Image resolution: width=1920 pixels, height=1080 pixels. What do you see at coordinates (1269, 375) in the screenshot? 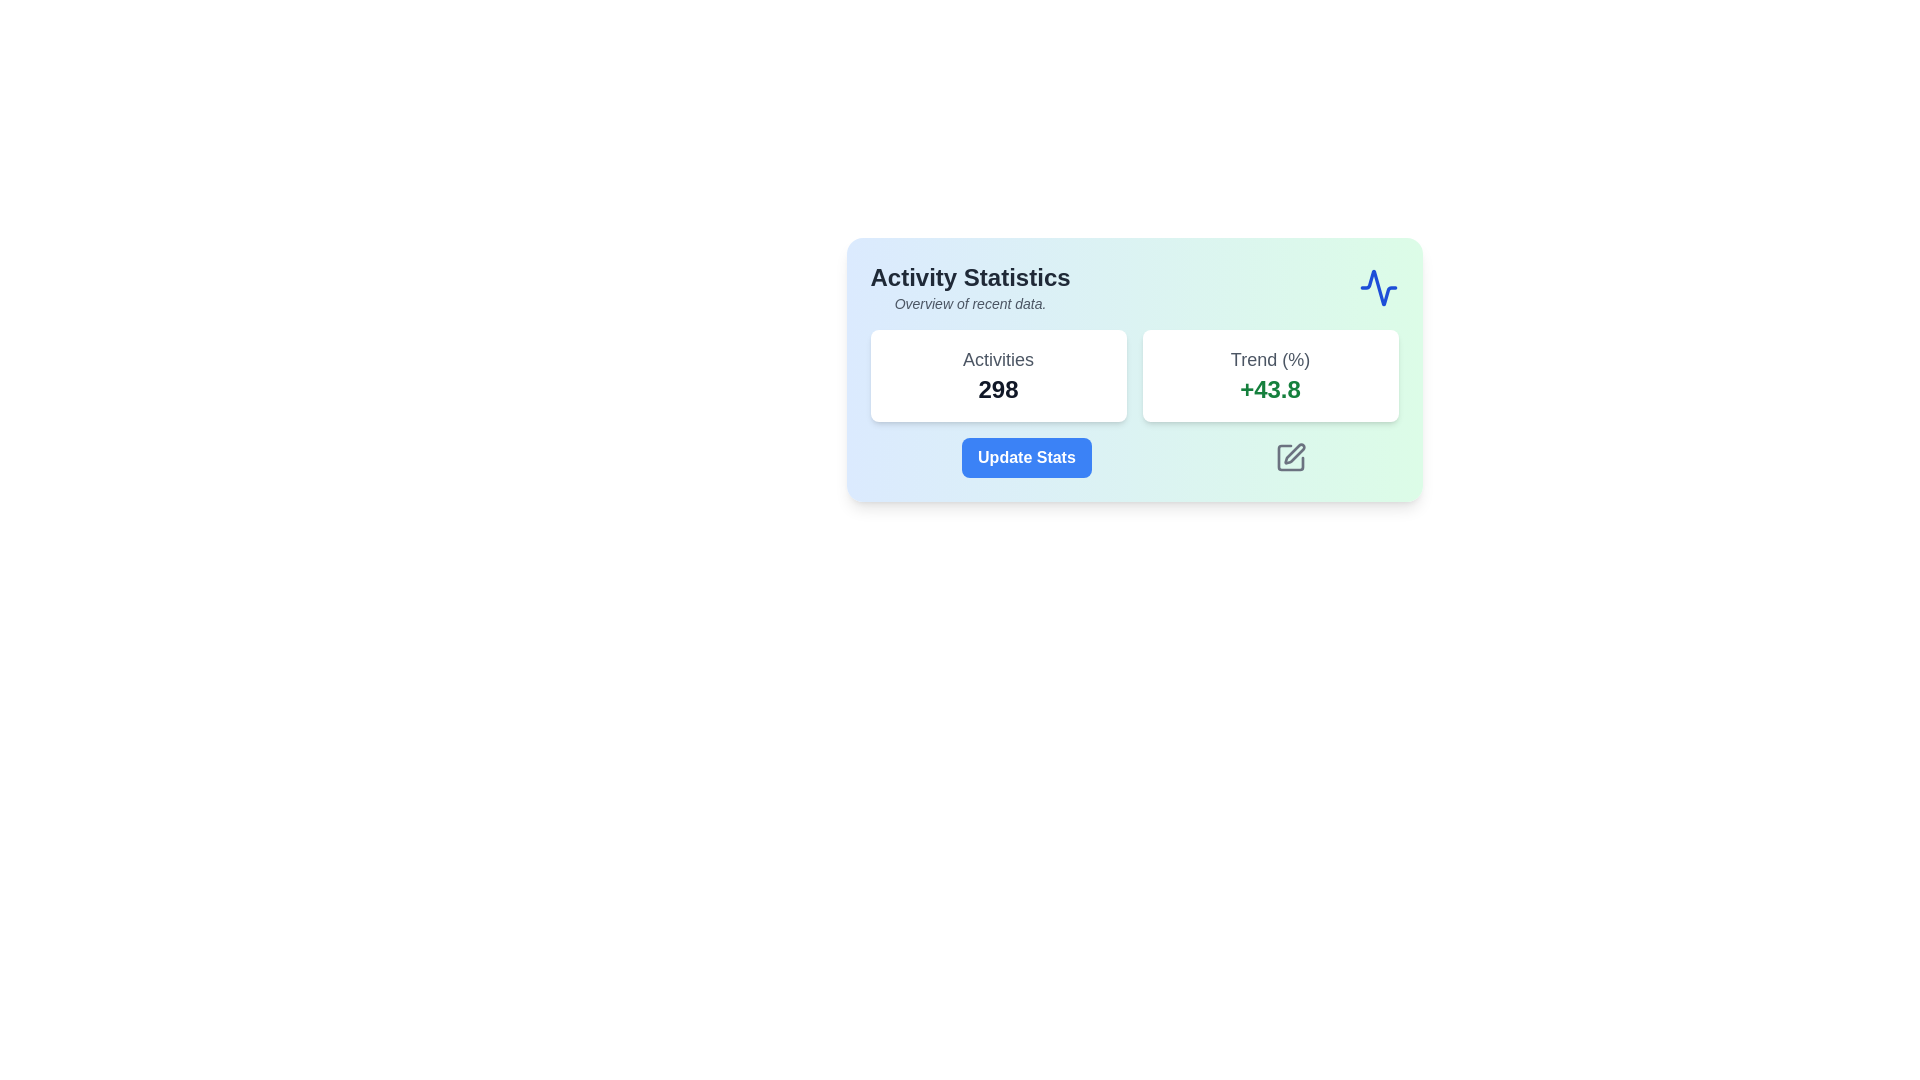
I see `the second informational card in the 'Activity Statistics' section, which displays the trend percentage value, located to the right of the 'Activities 298' card` at bounding box center [1269, 375].